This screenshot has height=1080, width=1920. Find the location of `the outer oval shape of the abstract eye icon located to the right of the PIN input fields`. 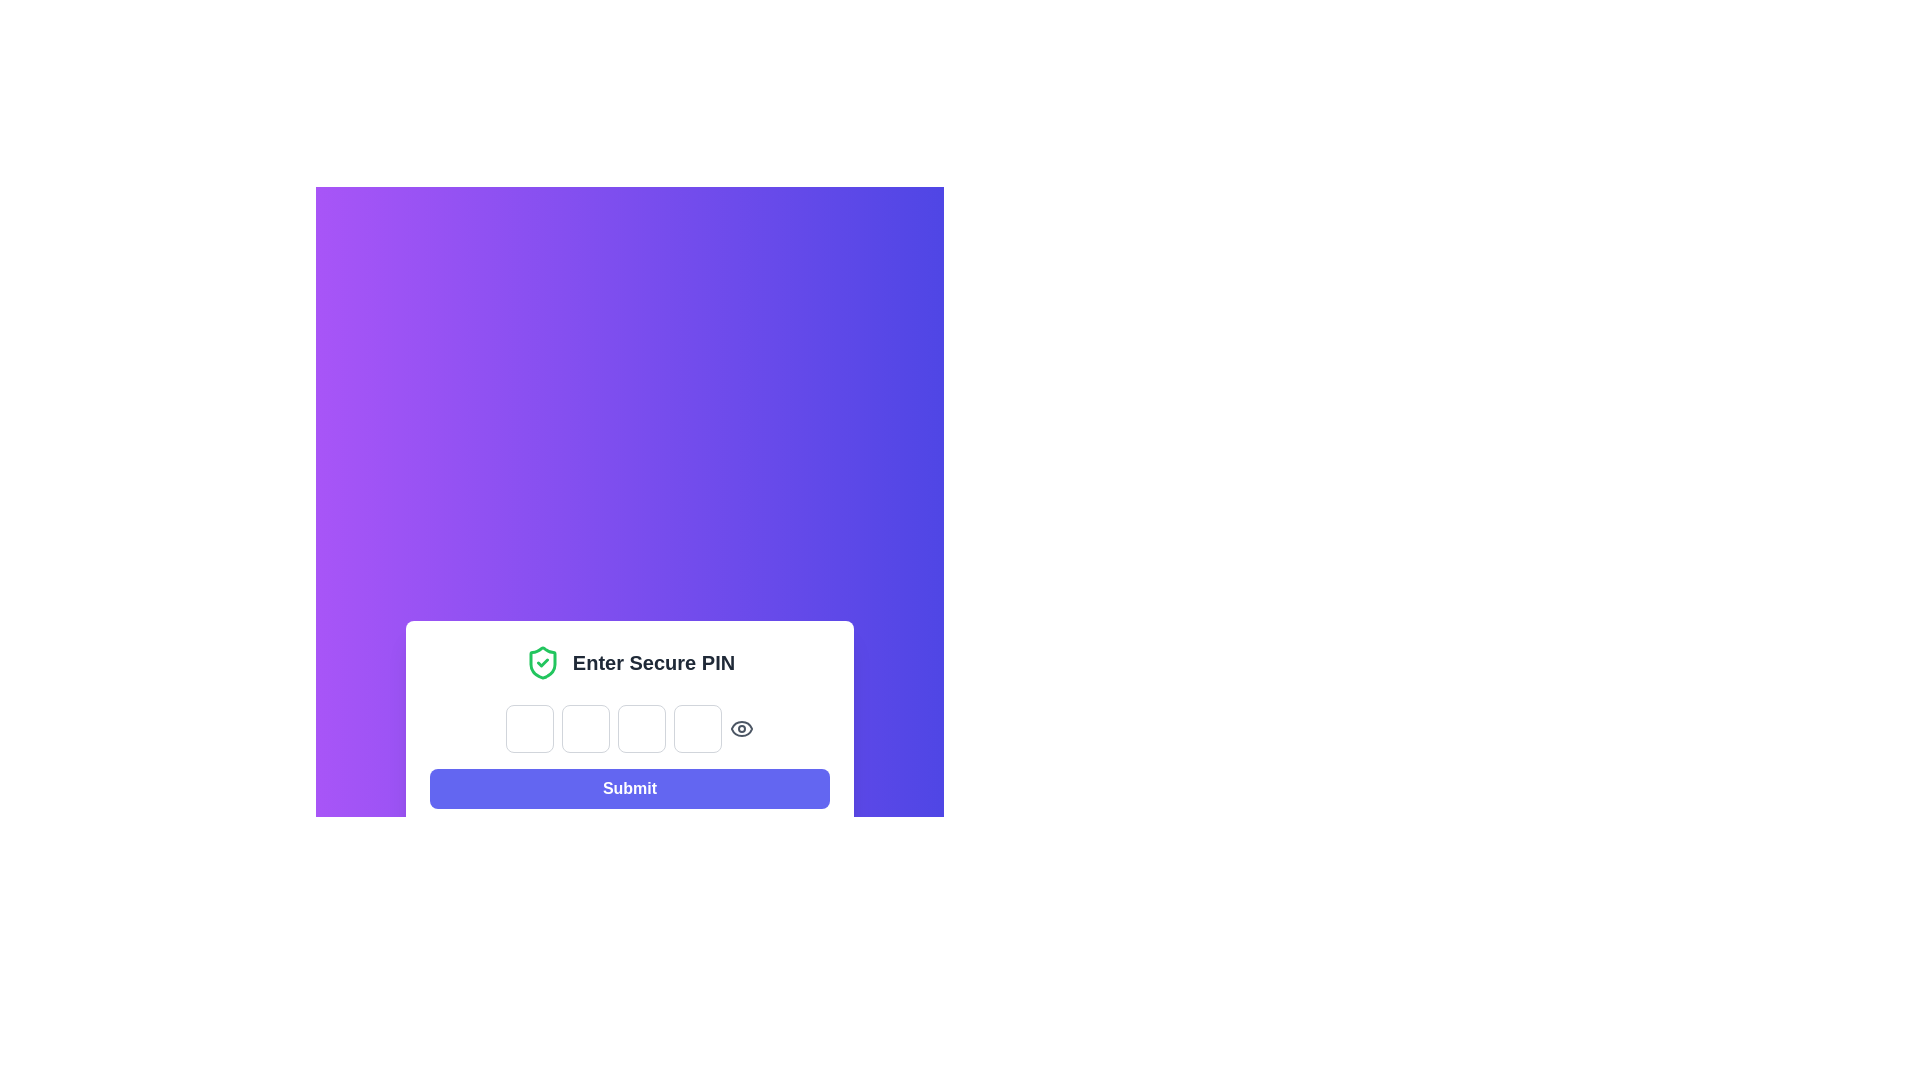

the outer oval shape of the abstract eye icon located to the right of the PIN input fields is located at coordinates (741, 729).